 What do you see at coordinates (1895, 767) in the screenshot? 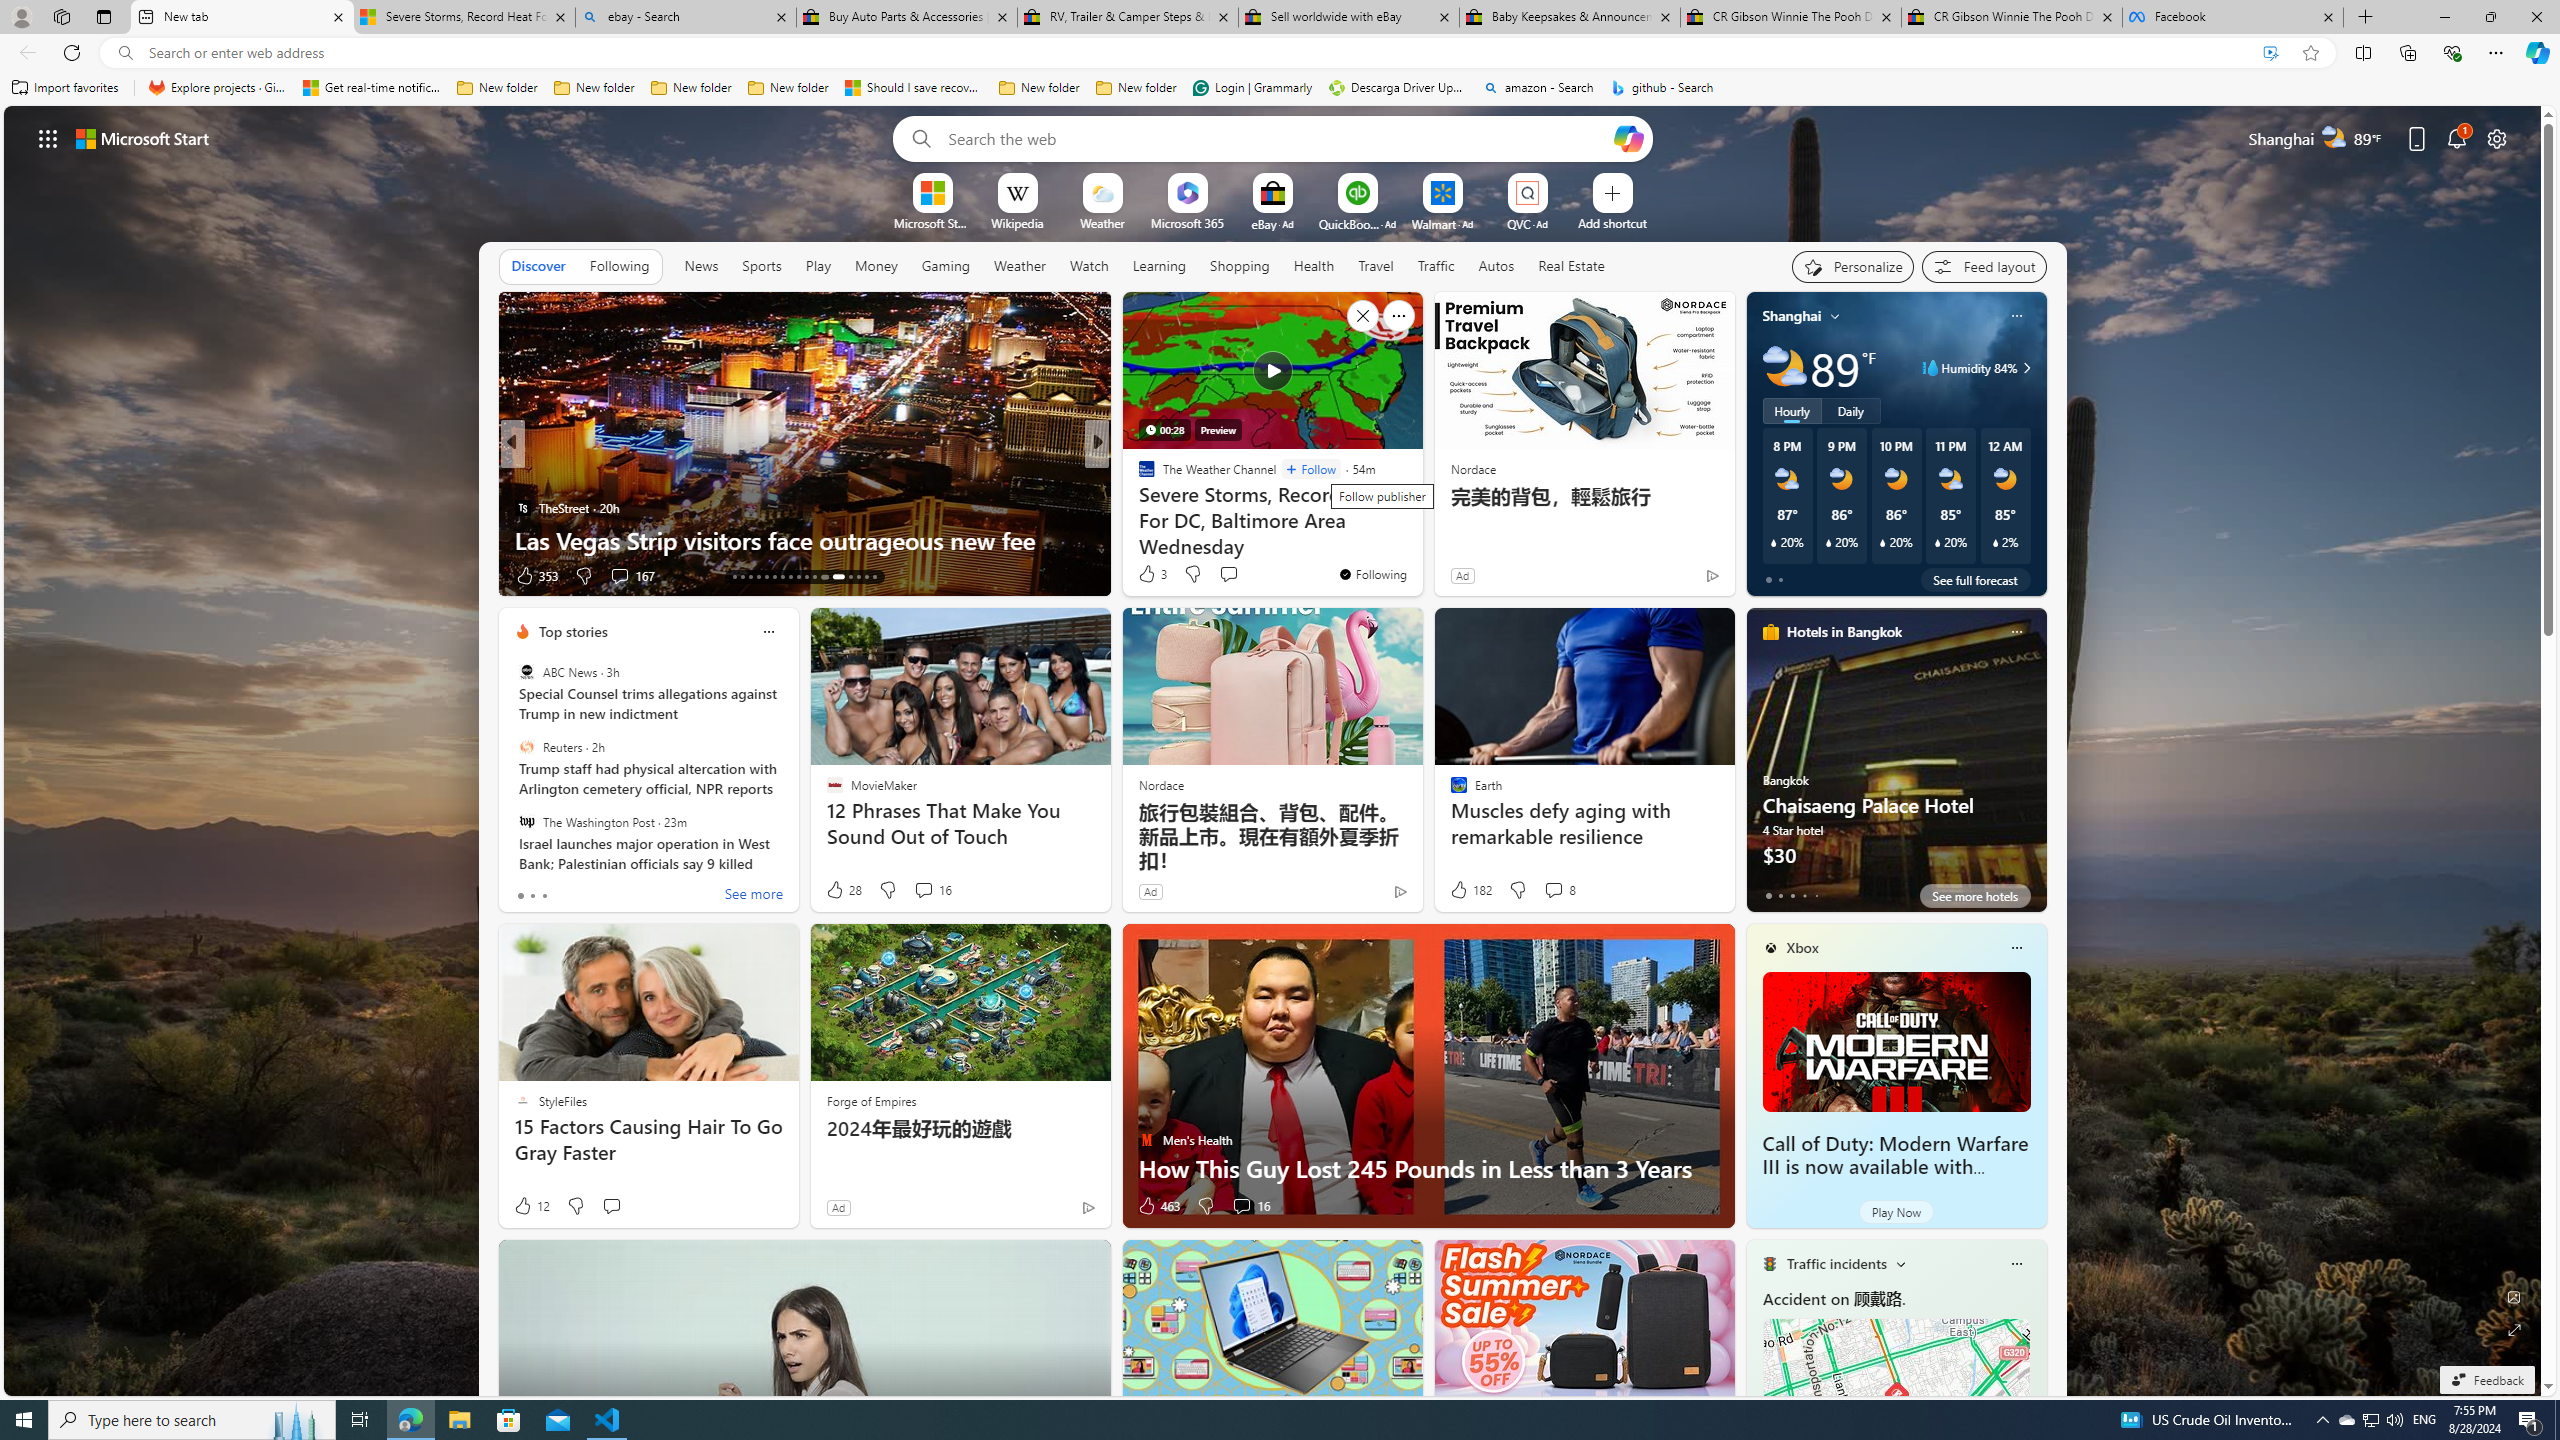
I see `'Chaisaeng Palace Hotel'` at bounding box center [1895, 767].